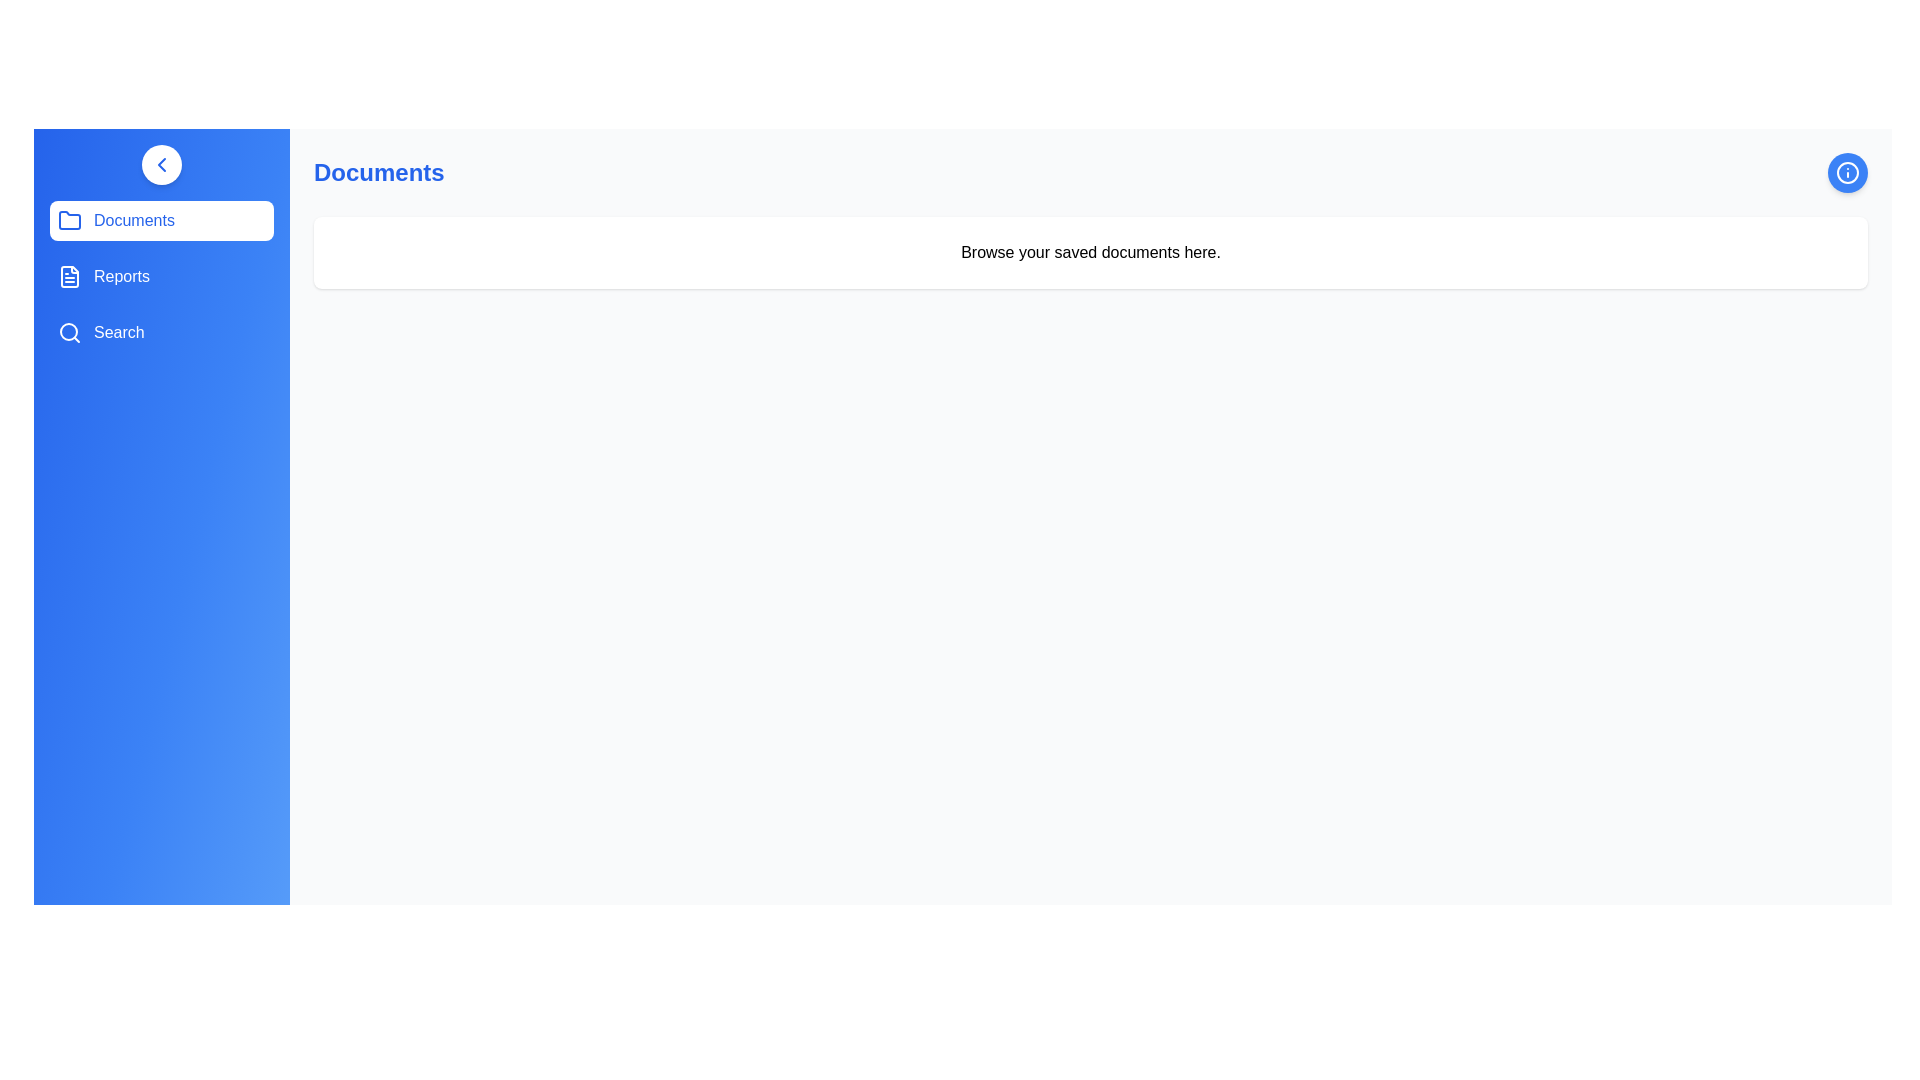 This screenshot has width=1920, height=1080. I want to click on information button in the header, so click(1847, 172).